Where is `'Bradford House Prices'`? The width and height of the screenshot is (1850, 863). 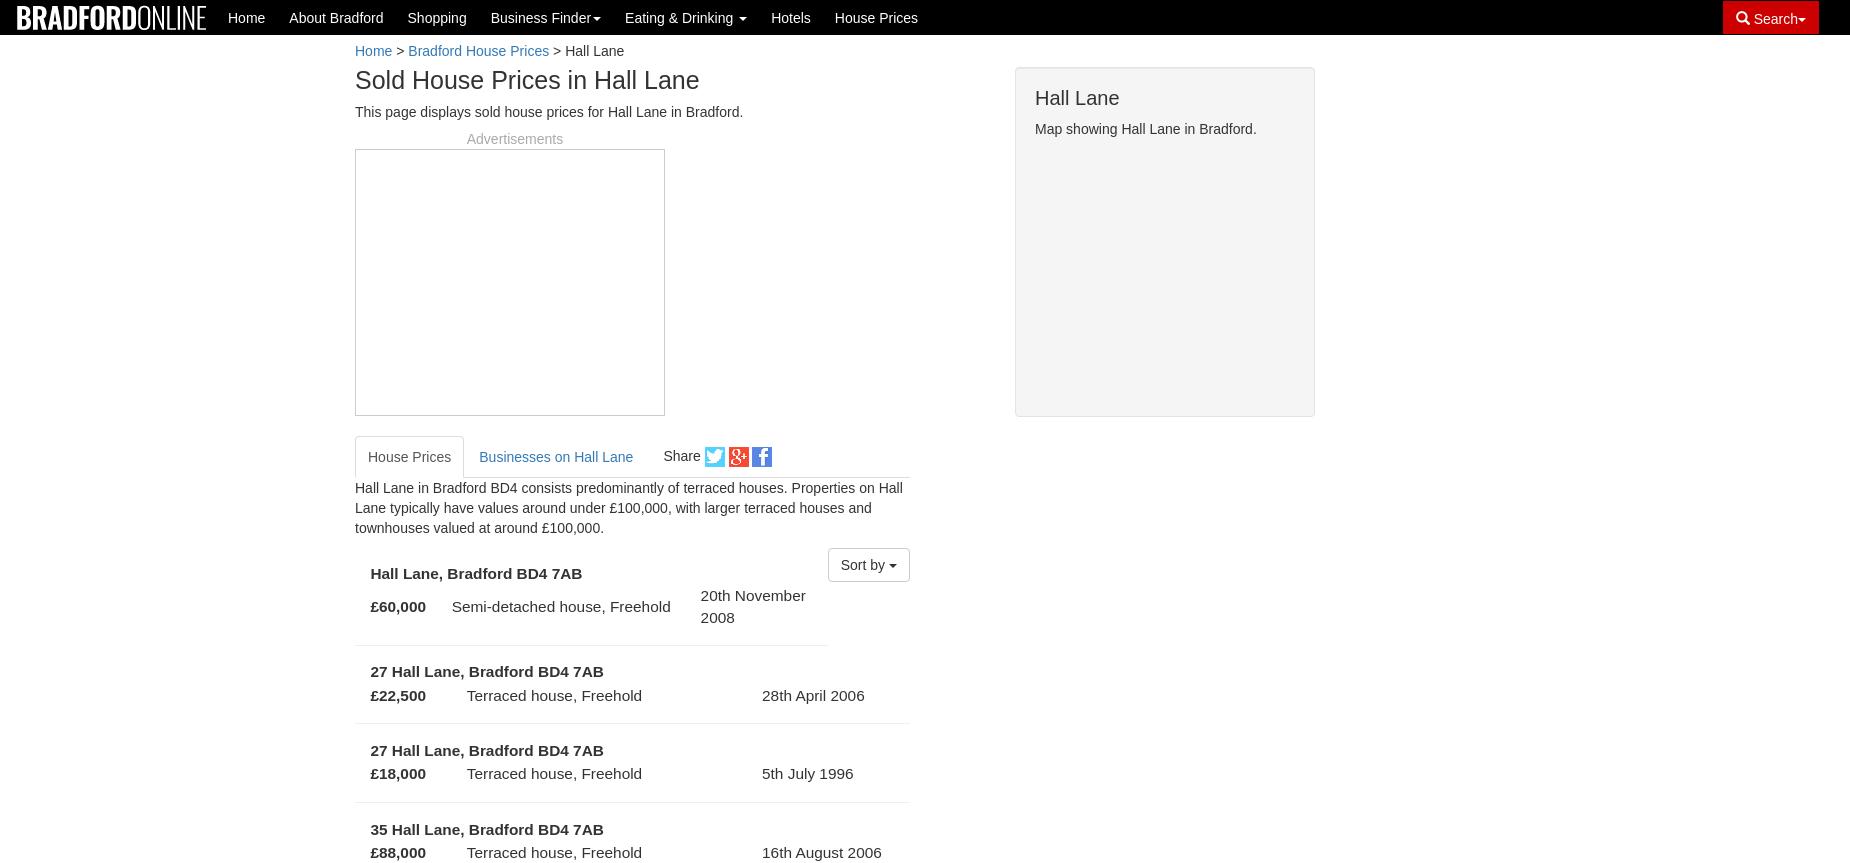
'Bradford House Prices' is located at coordinates (478, 51).